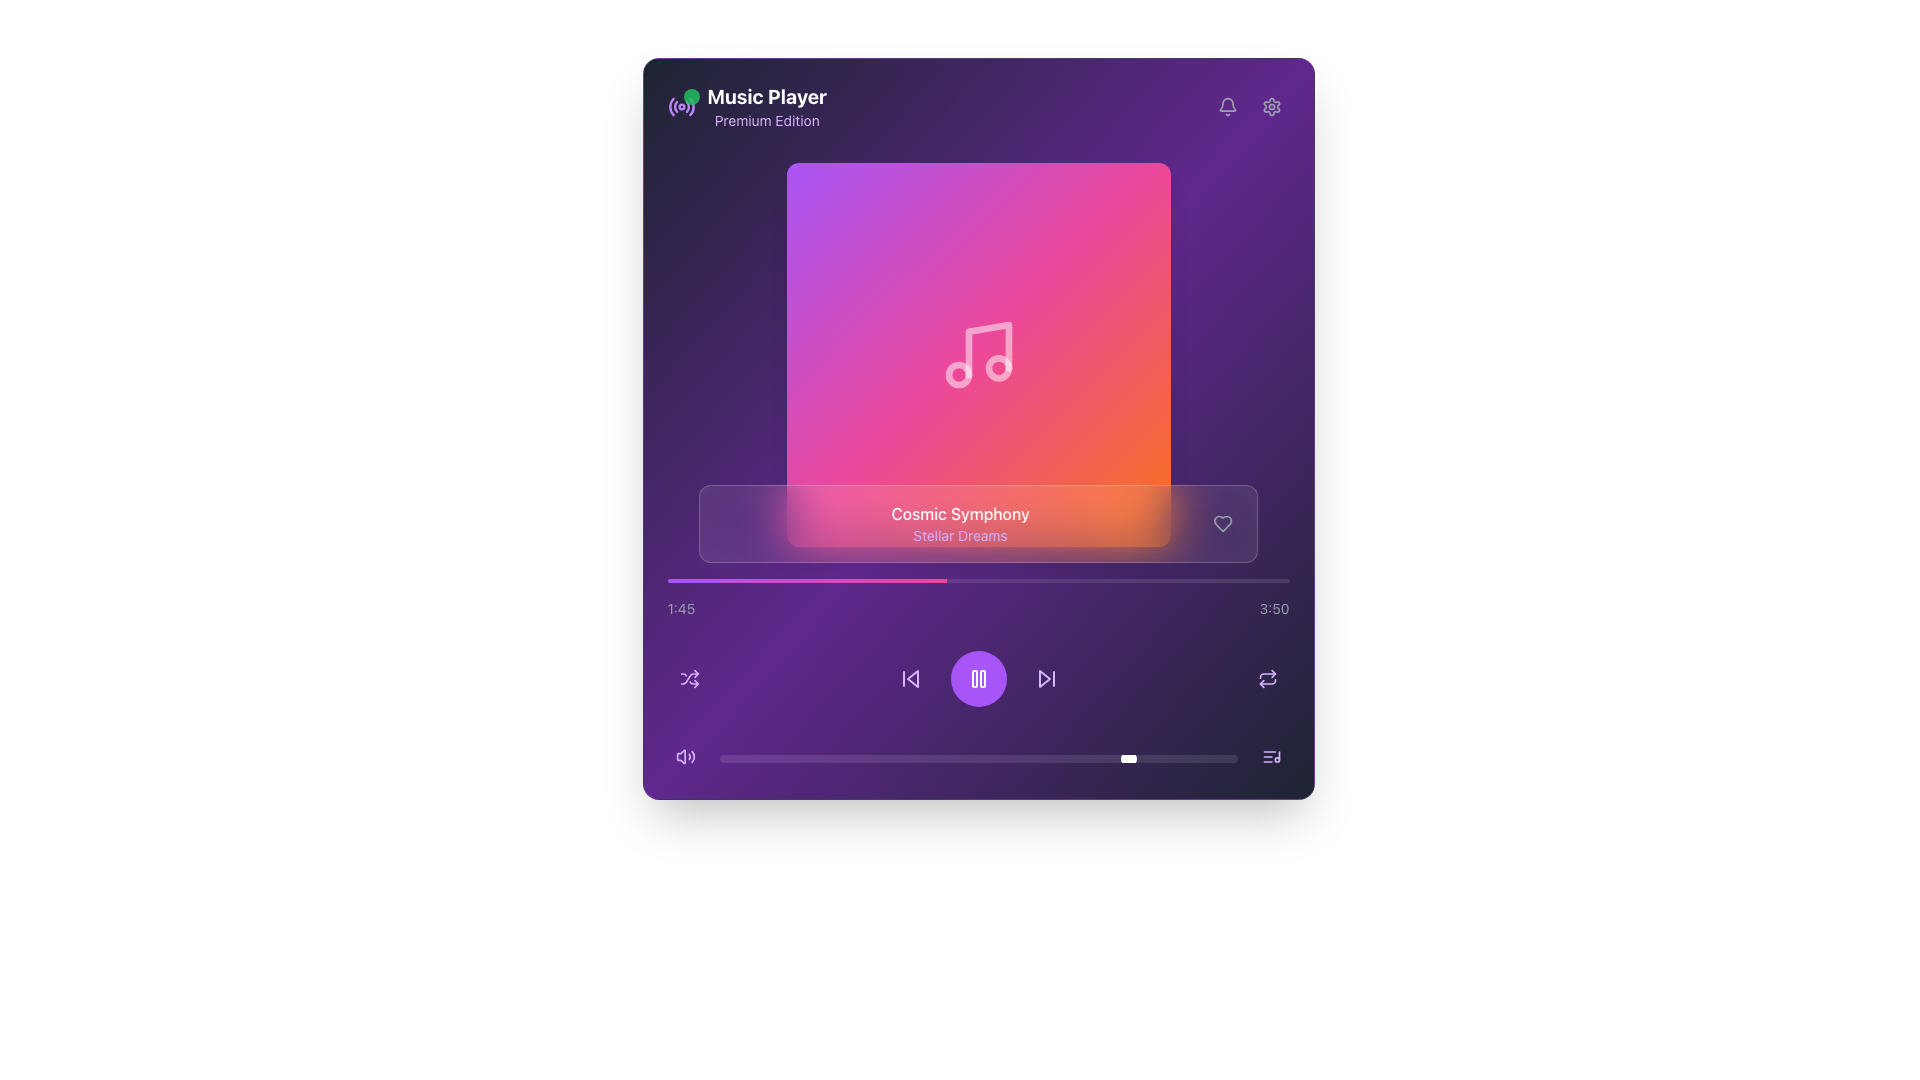 The image size is (1920, 1080). I want to click on the text label indicating the total duration of the currently playing track in the music player, positioned at the far right of the progress bar below the album art, so click(1273, 608).